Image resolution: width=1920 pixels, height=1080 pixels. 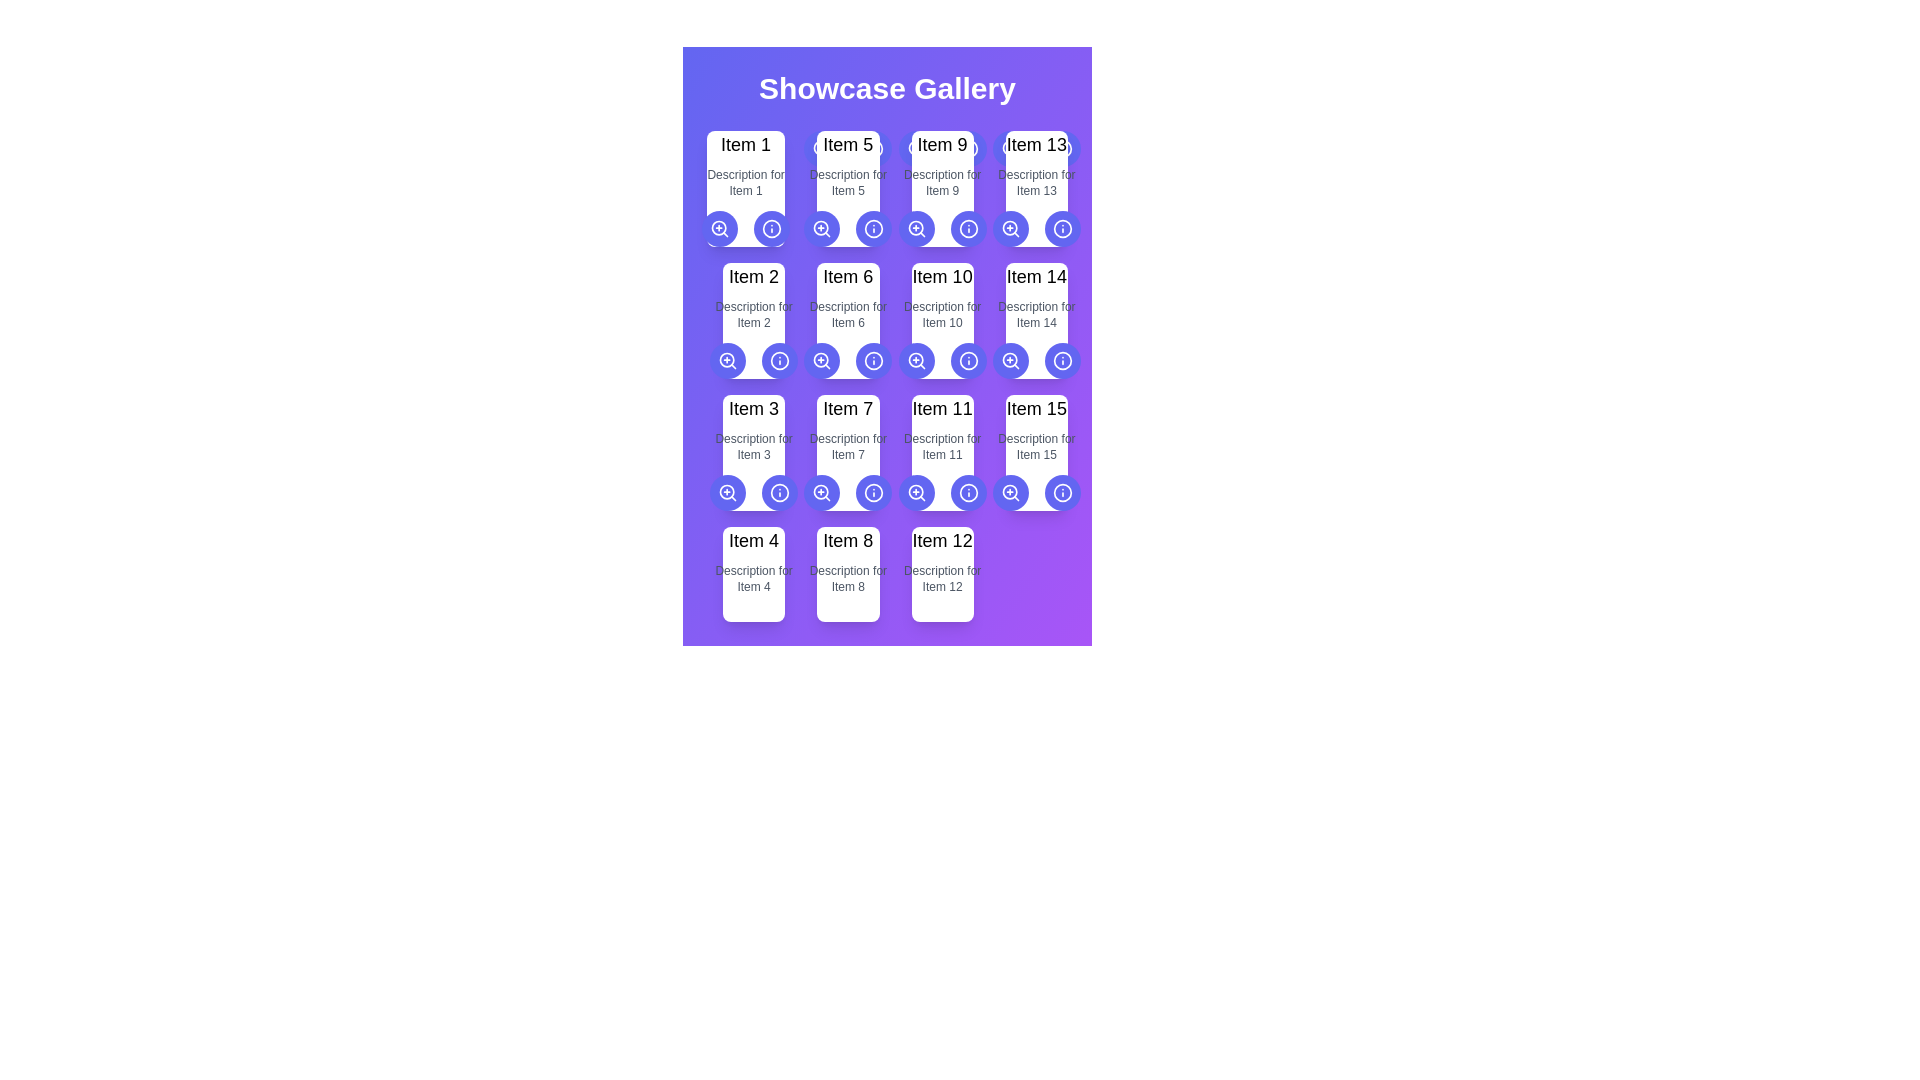 What do you see at coordinates (822, 227) in the screenshot?
I see `the zoom-in icon button located below the 'Item 5' card in the gallery` at bounding box center [822, 227].